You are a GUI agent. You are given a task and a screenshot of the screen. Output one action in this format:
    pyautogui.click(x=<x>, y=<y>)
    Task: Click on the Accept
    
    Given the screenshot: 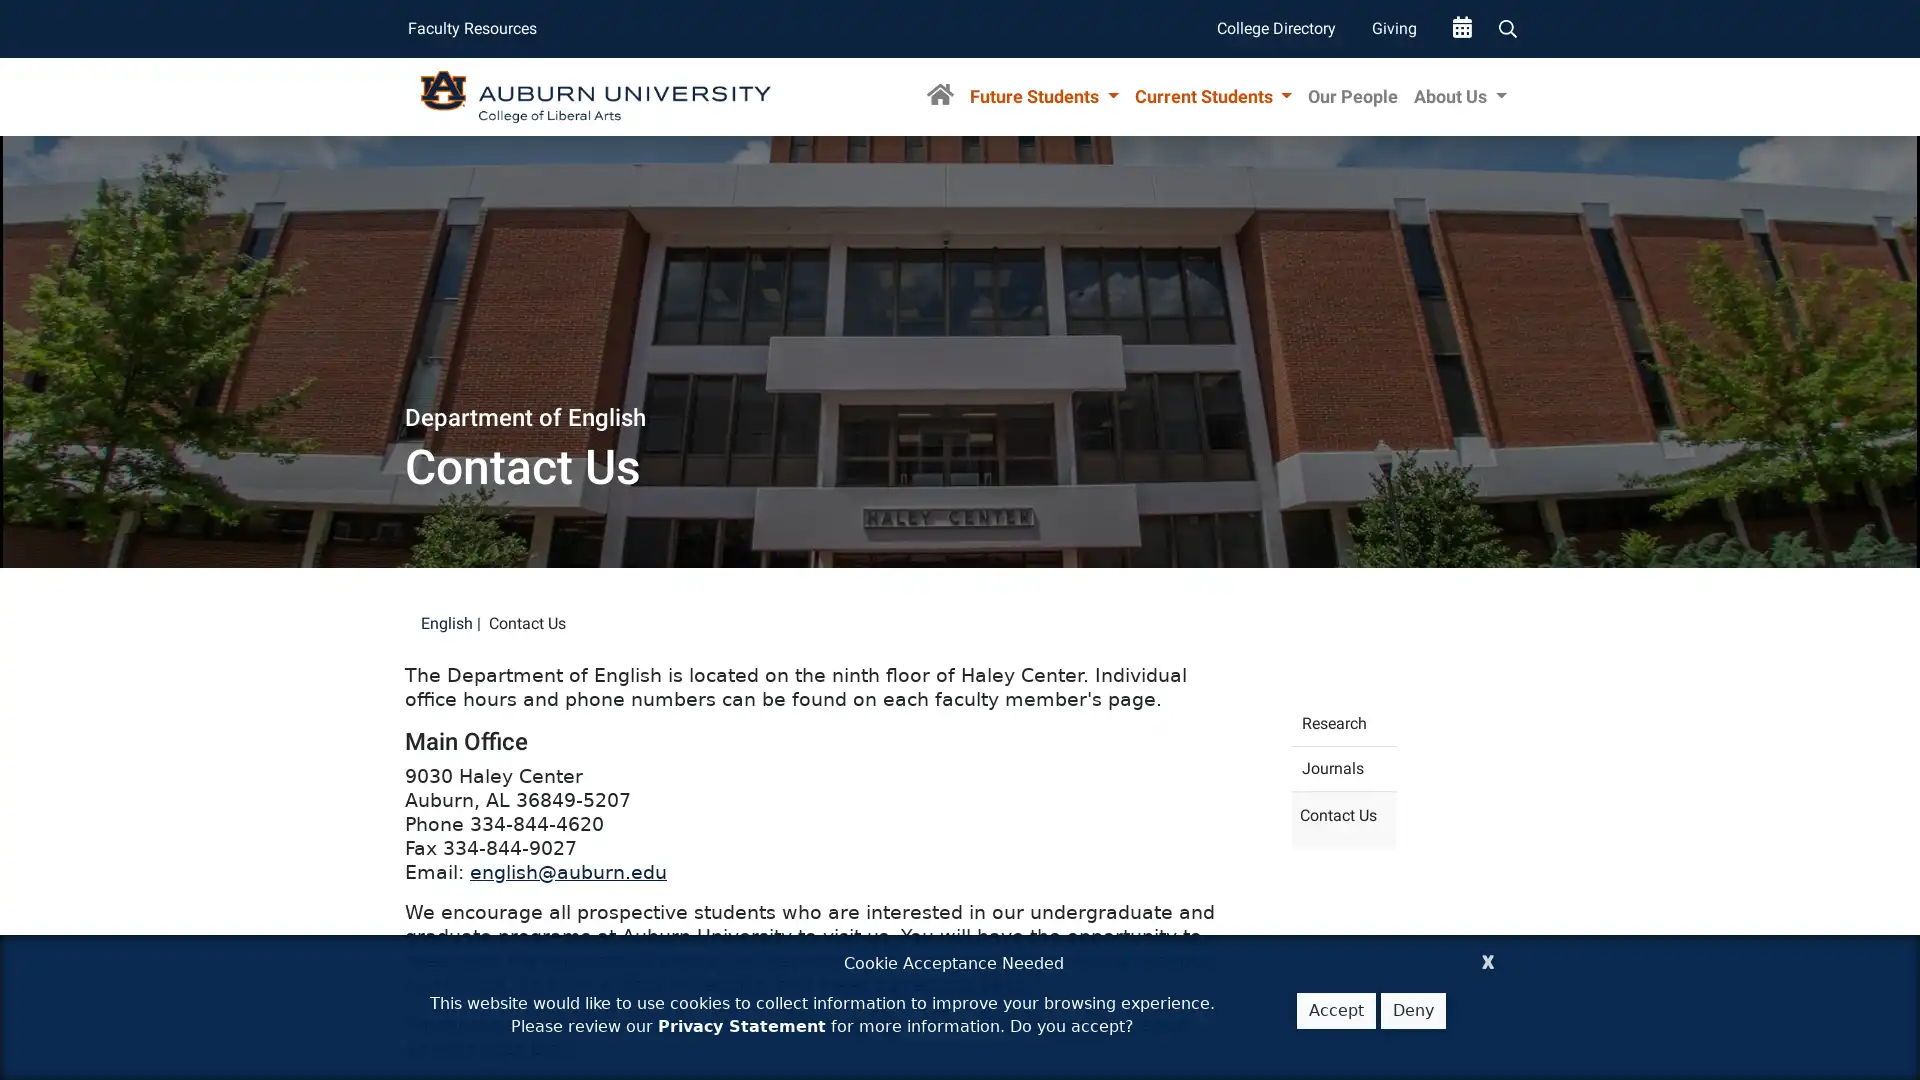 What is the action you would take?
    pyautogui.click(x=1336, y=1010)
    